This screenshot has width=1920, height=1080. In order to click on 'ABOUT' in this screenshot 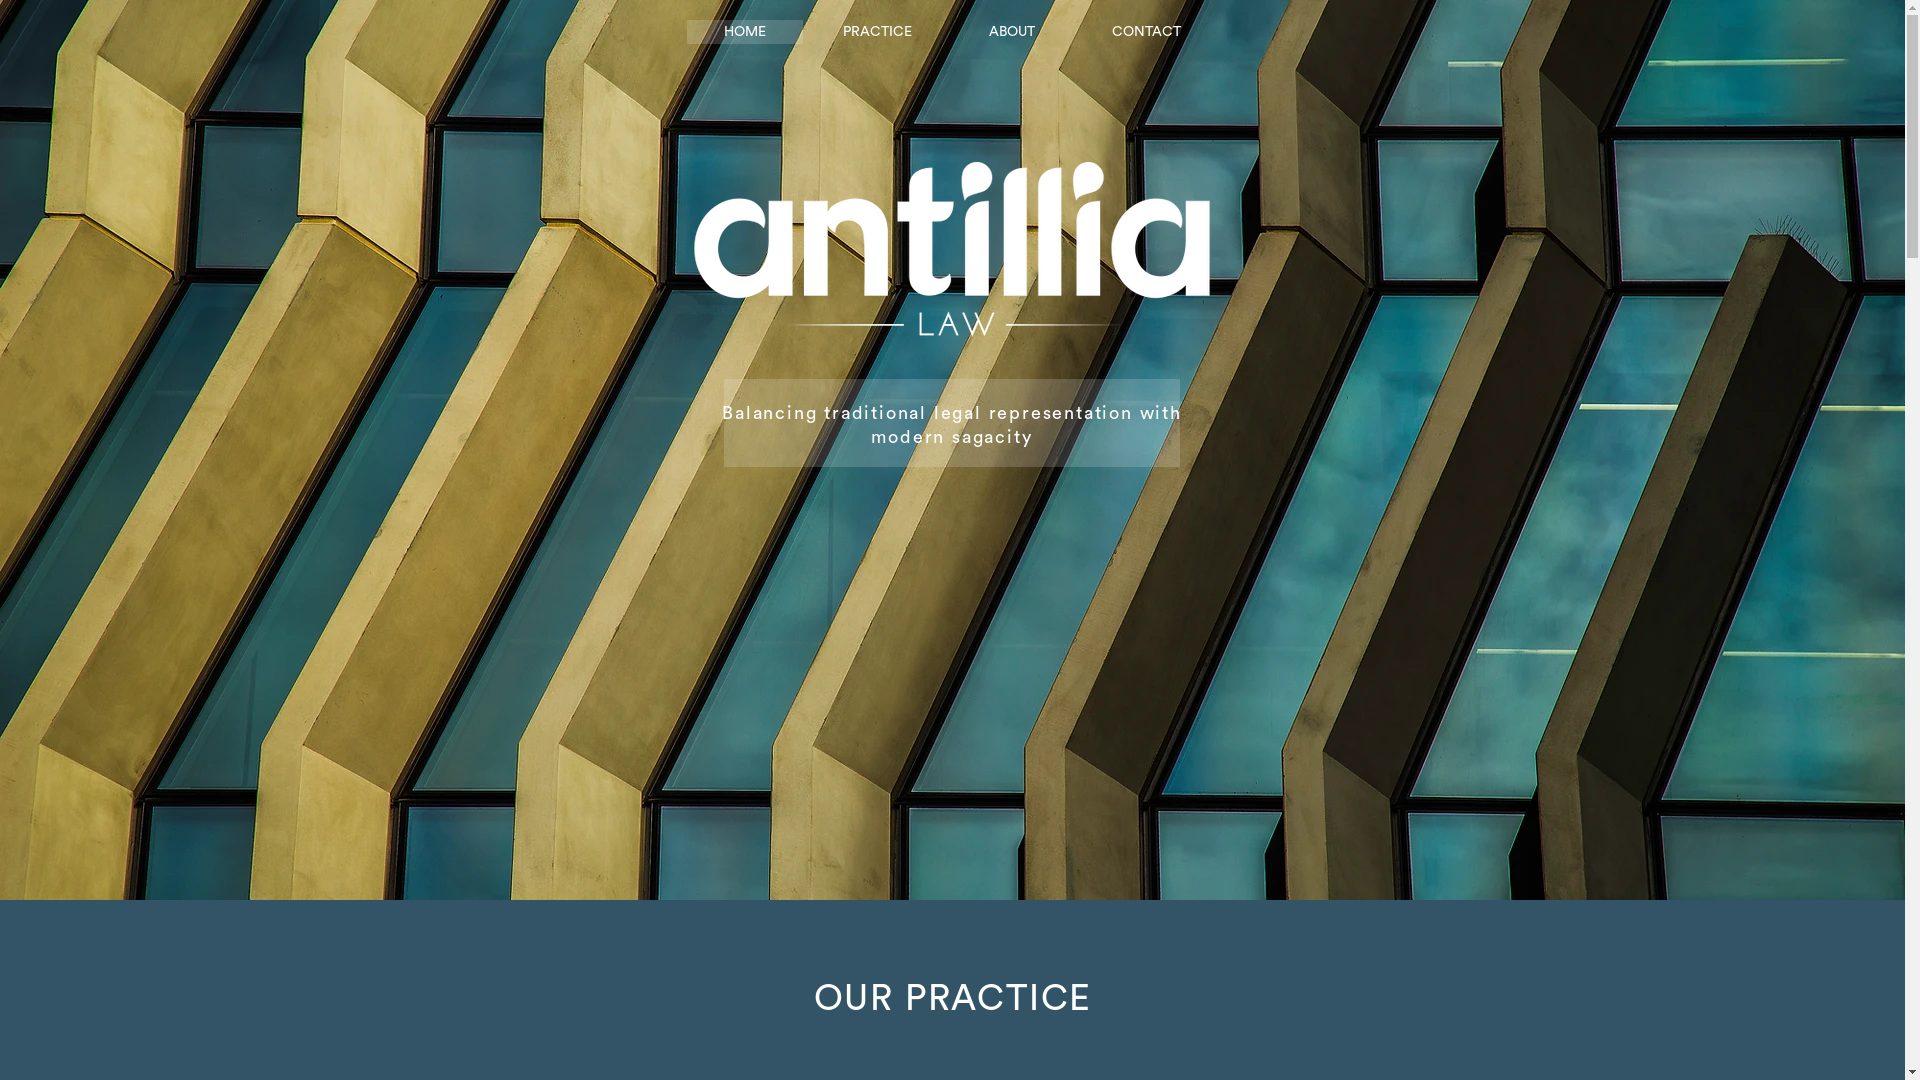, I will do `click(1011, 31)`.